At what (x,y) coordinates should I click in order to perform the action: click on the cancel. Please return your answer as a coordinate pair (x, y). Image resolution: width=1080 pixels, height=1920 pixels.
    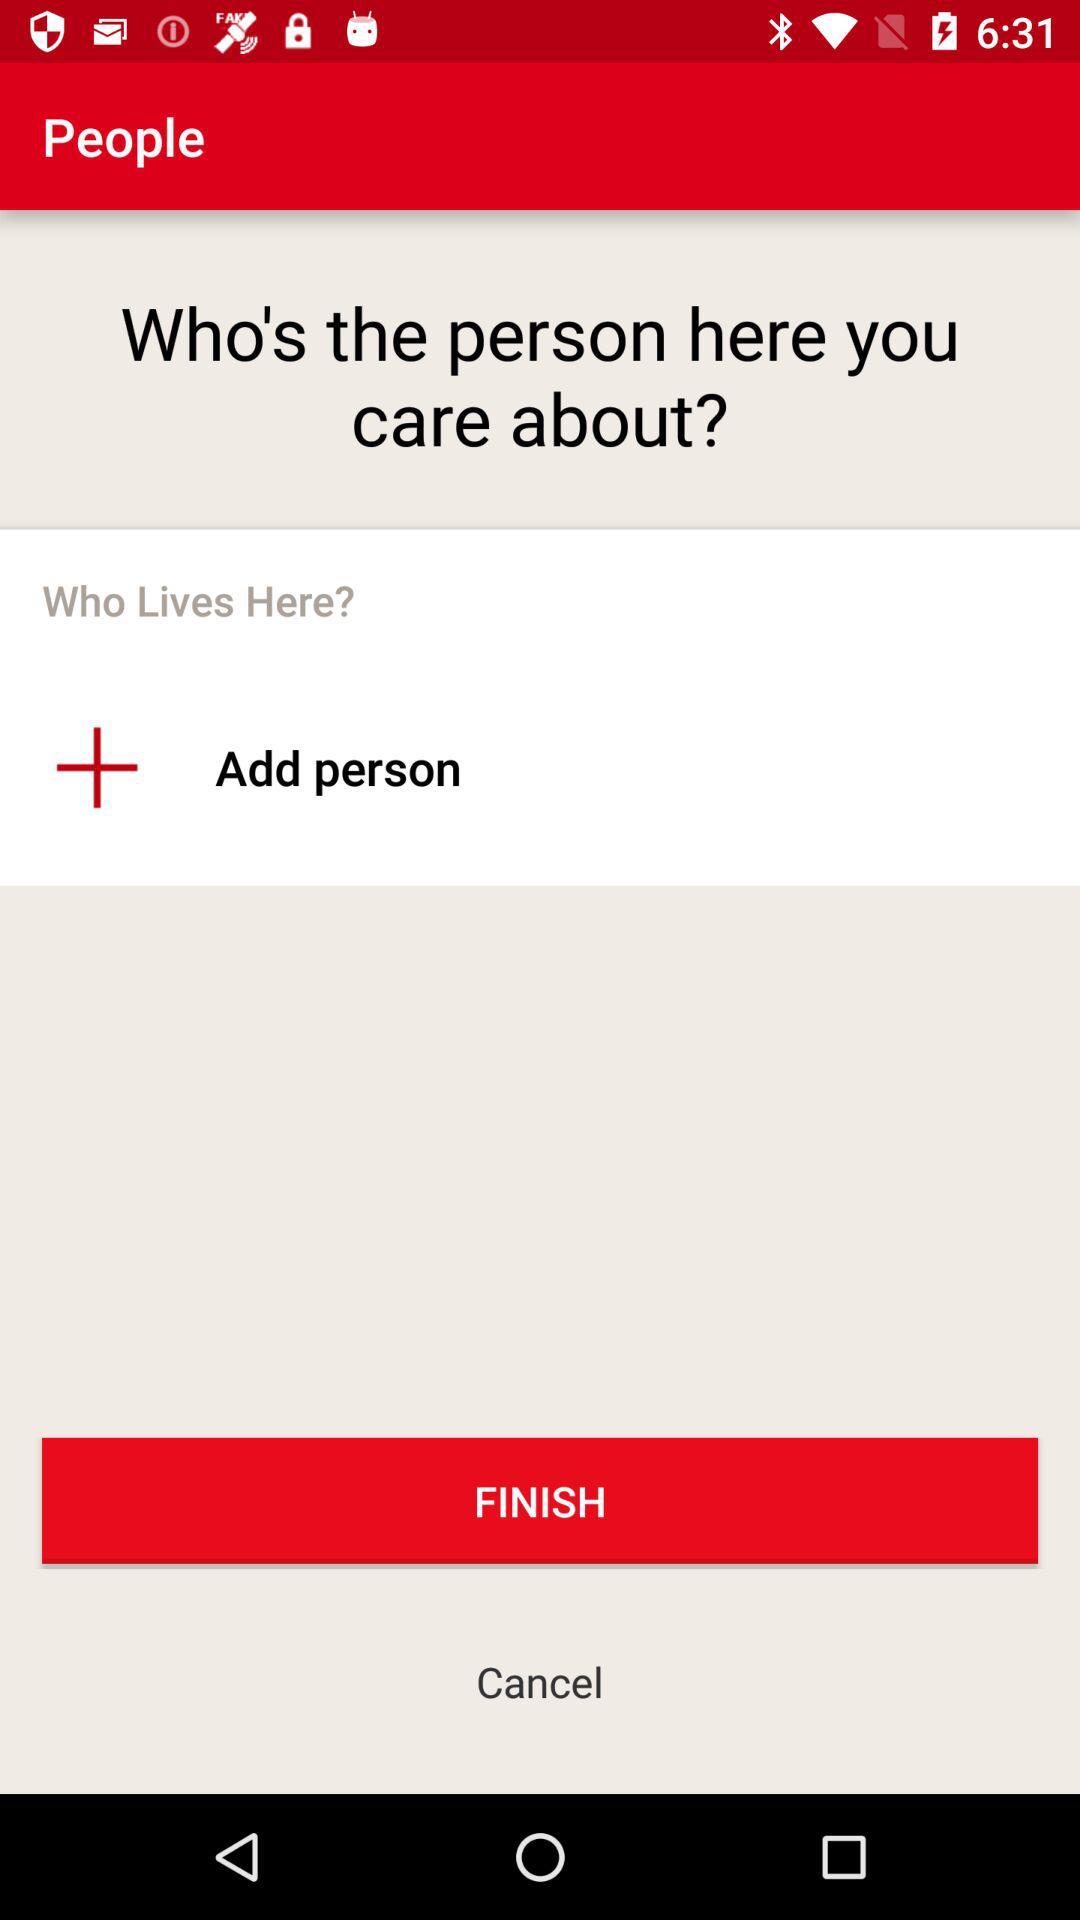
    Looking at the image, I should click on (540, 1680).